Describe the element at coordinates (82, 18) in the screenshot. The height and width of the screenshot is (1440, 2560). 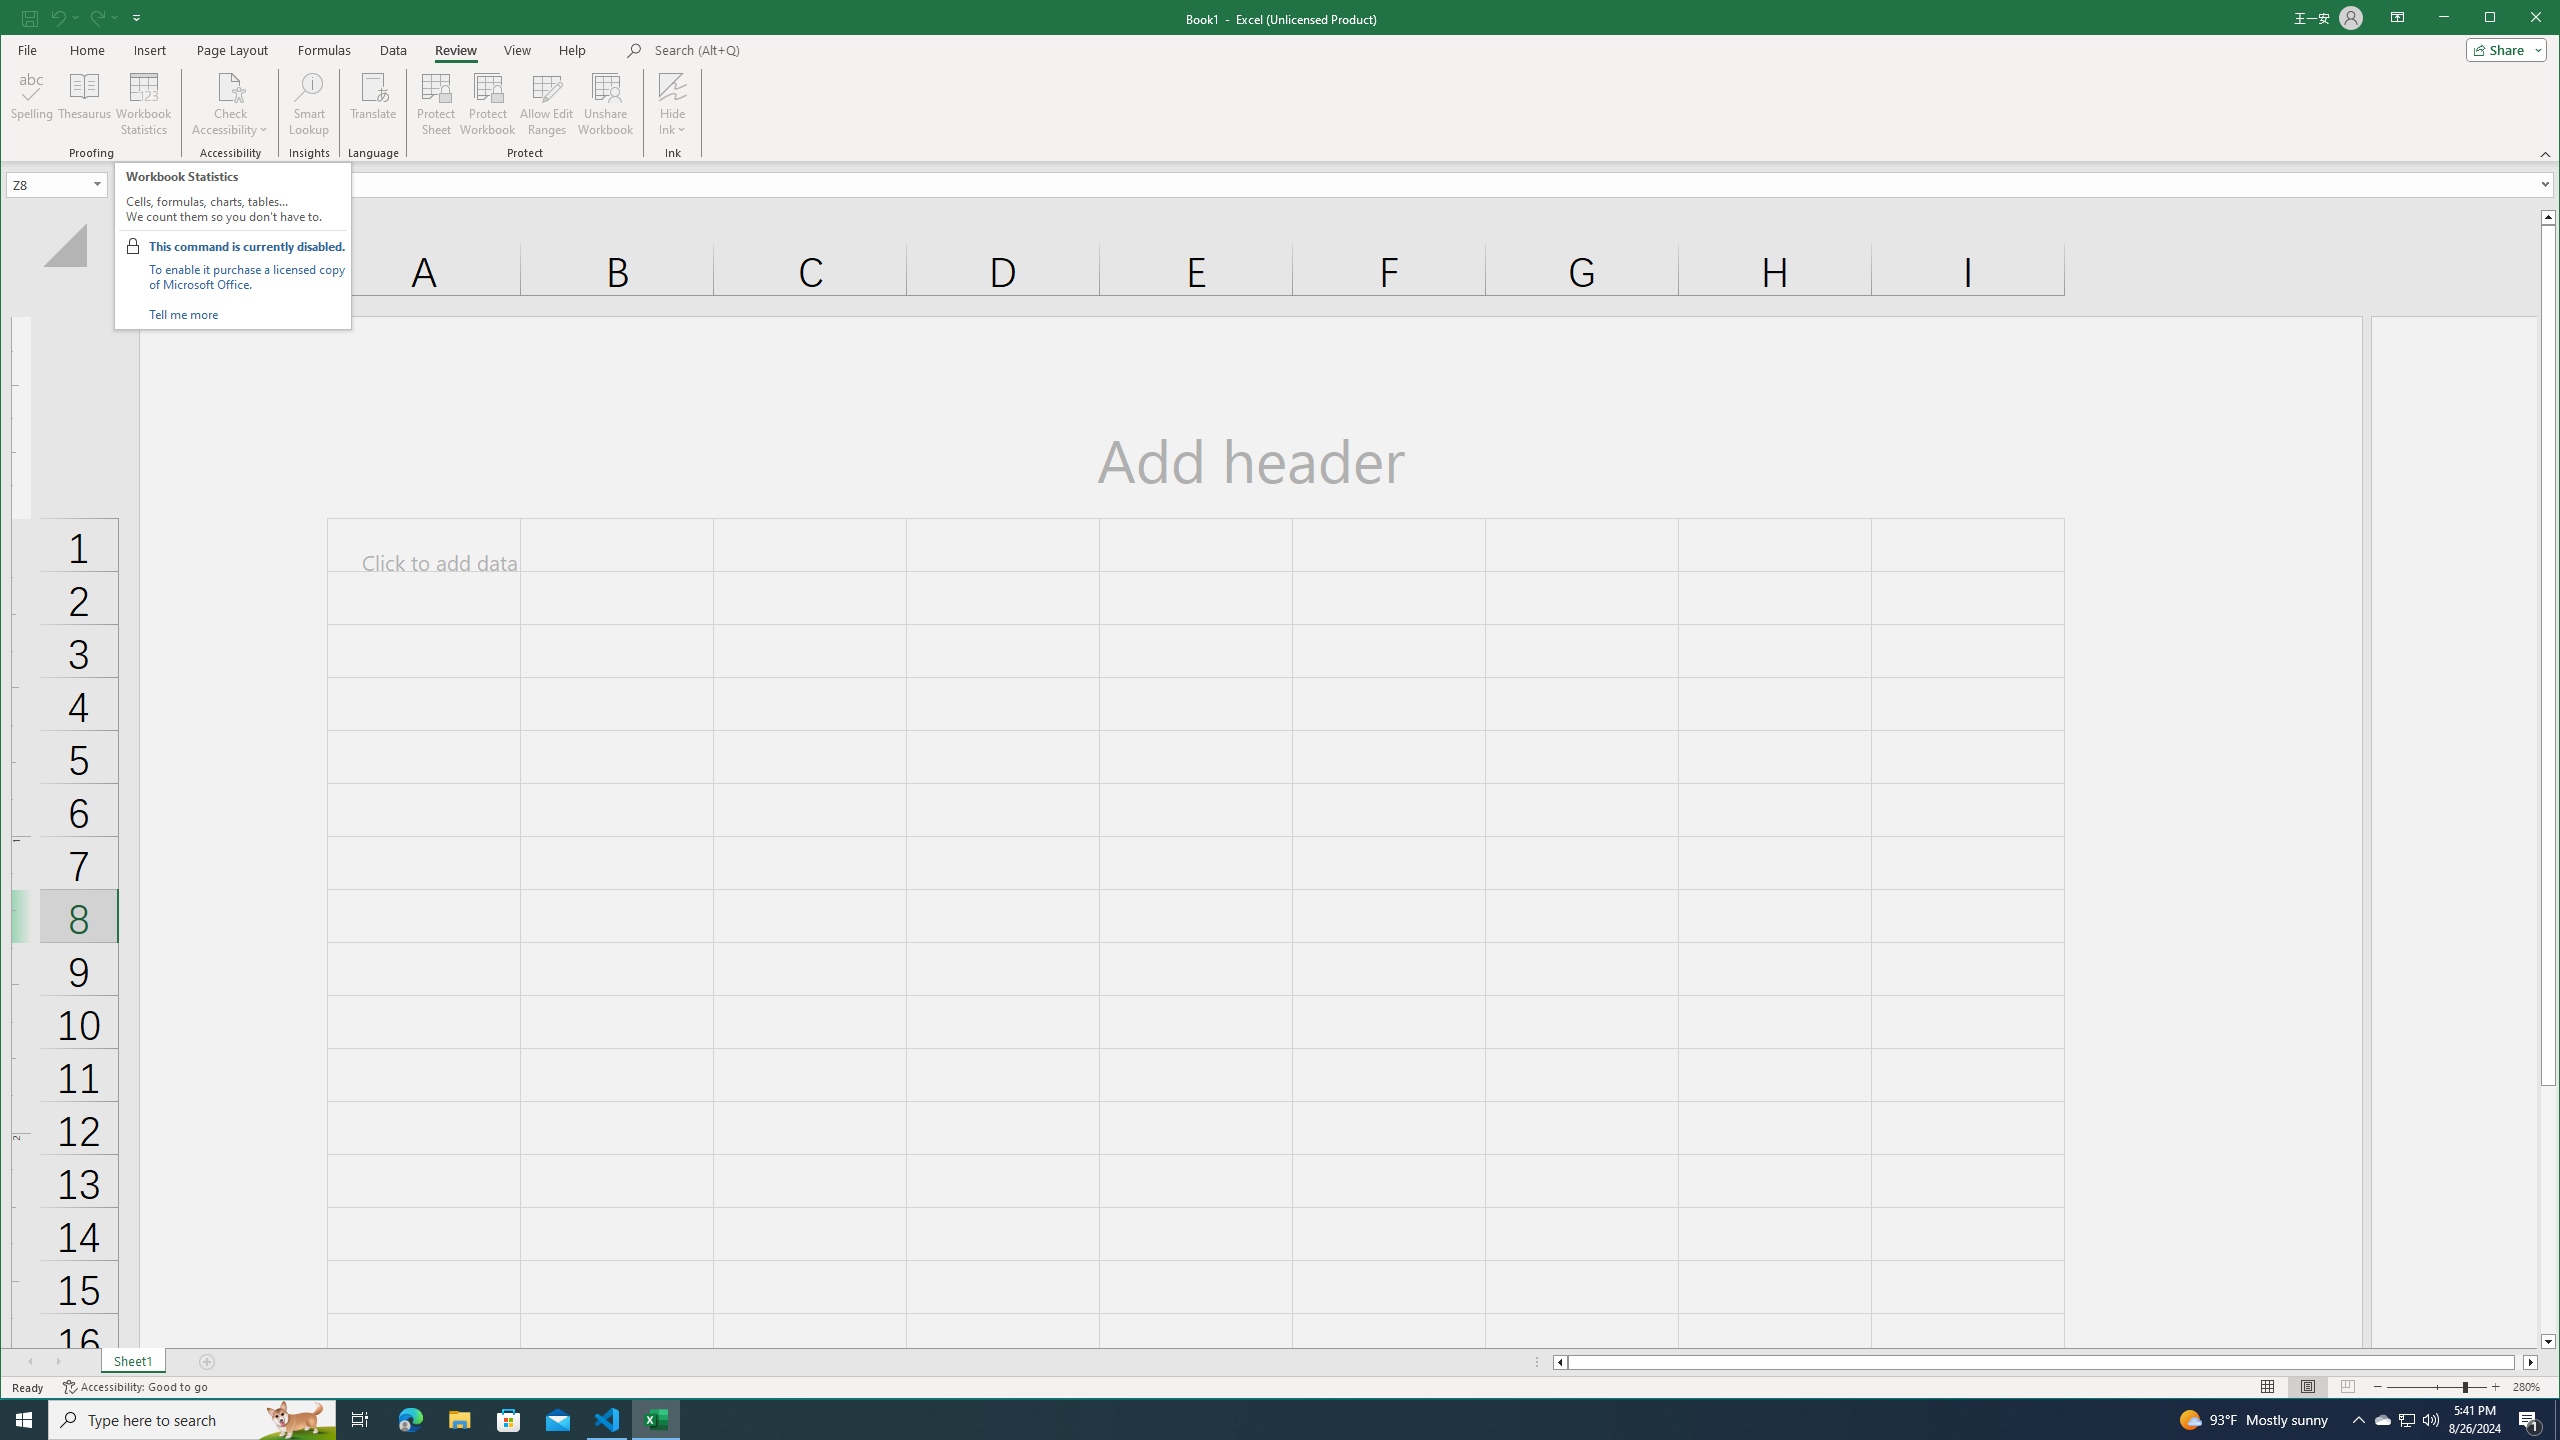
I see `'Quick Access Toolbar'` at that location.